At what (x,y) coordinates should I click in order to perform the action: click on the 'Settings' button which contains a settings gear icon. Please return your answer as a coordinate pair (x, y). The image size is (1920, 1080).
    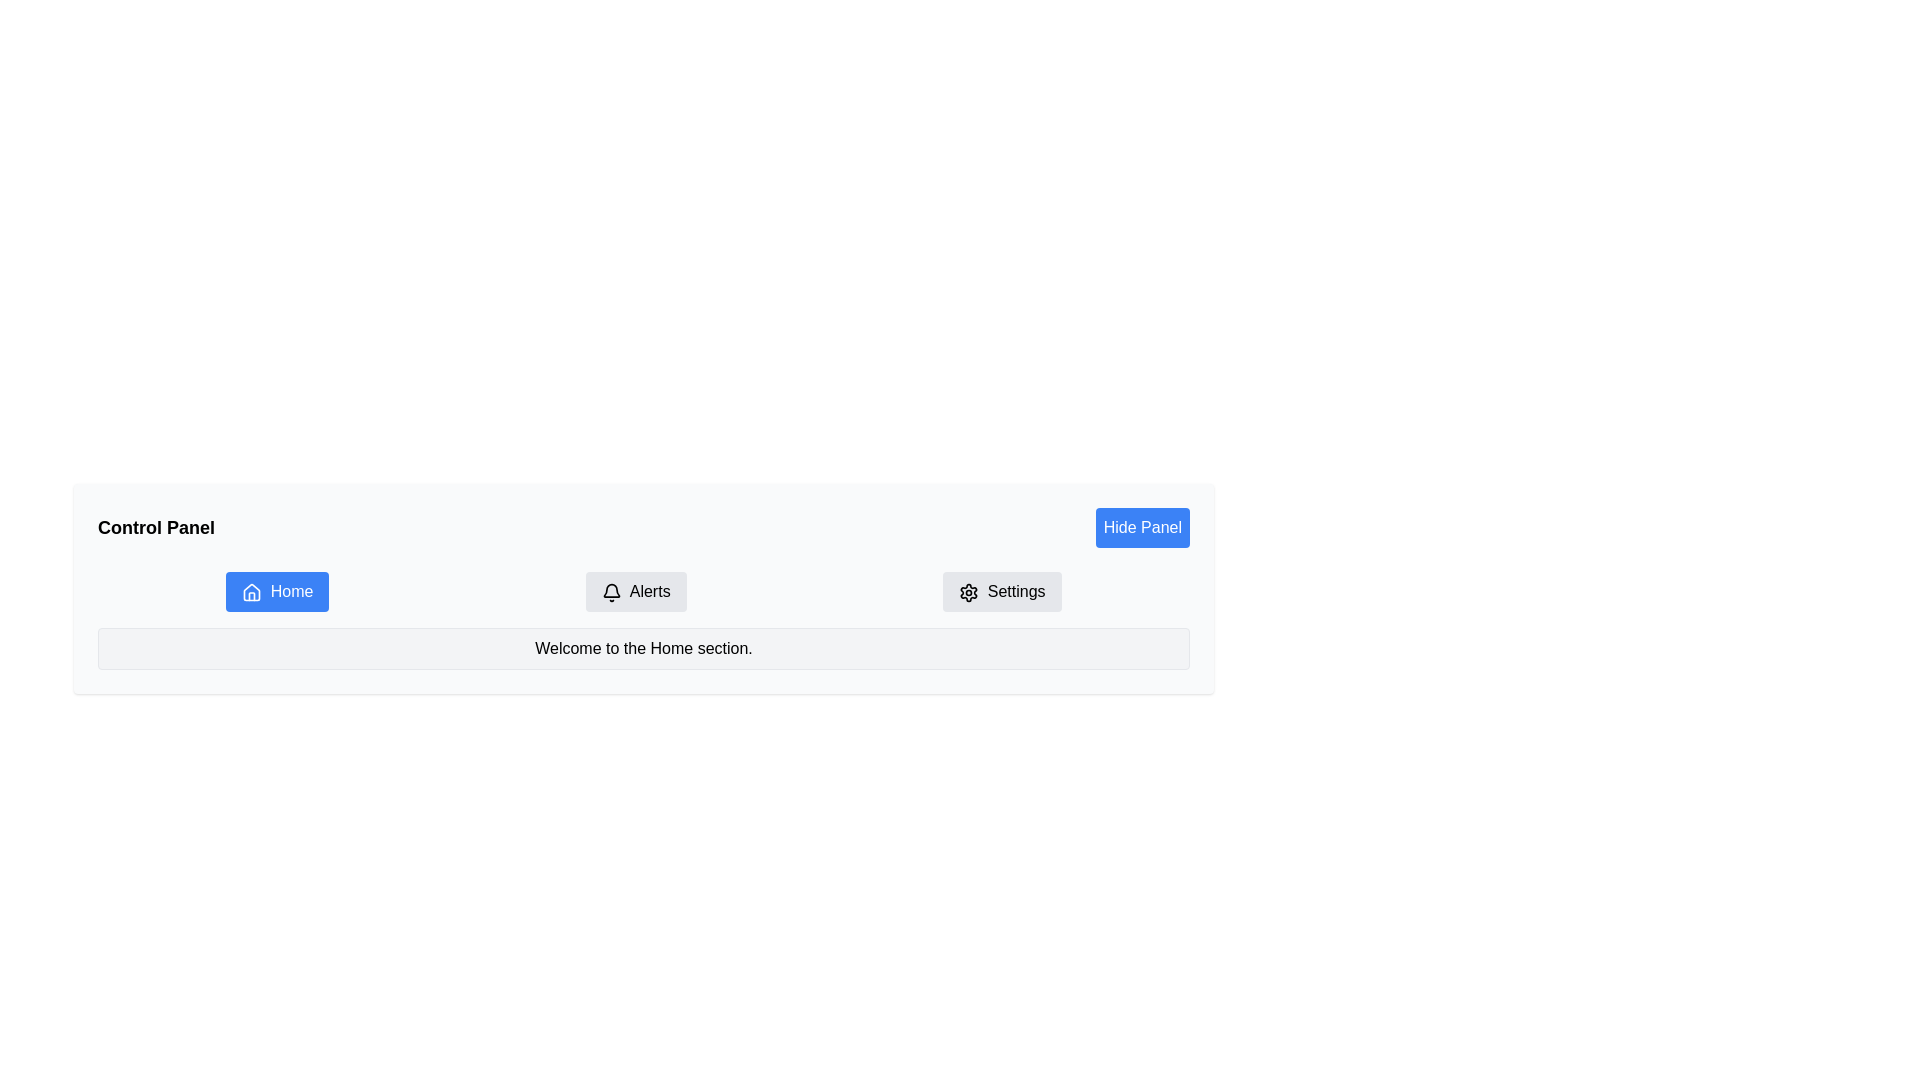
    Looking at the image, I should click on (969, 591).